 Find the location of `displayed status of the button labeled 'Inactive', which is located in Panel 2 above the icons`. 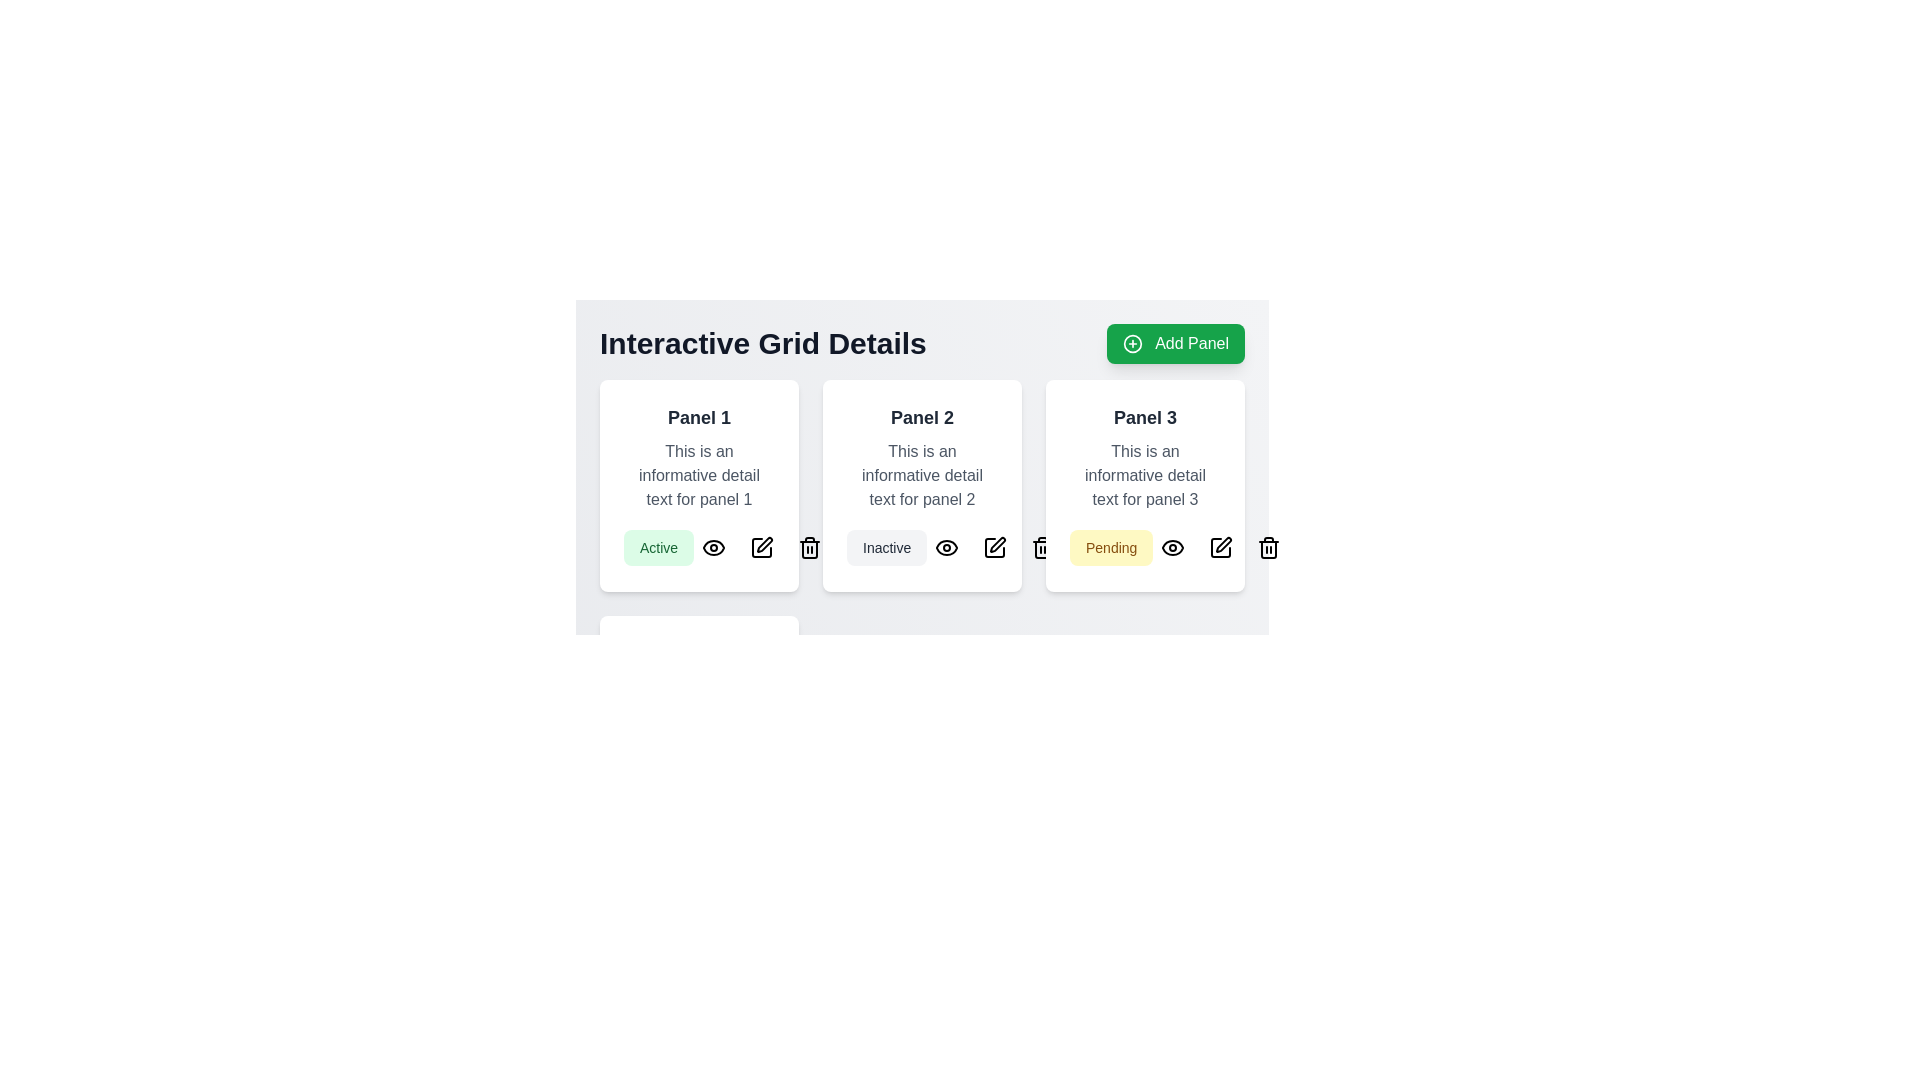

displayed status of the button labeled 'Inactive', which is located in Panel 2 above the icons is located at coordinates (921, 547).